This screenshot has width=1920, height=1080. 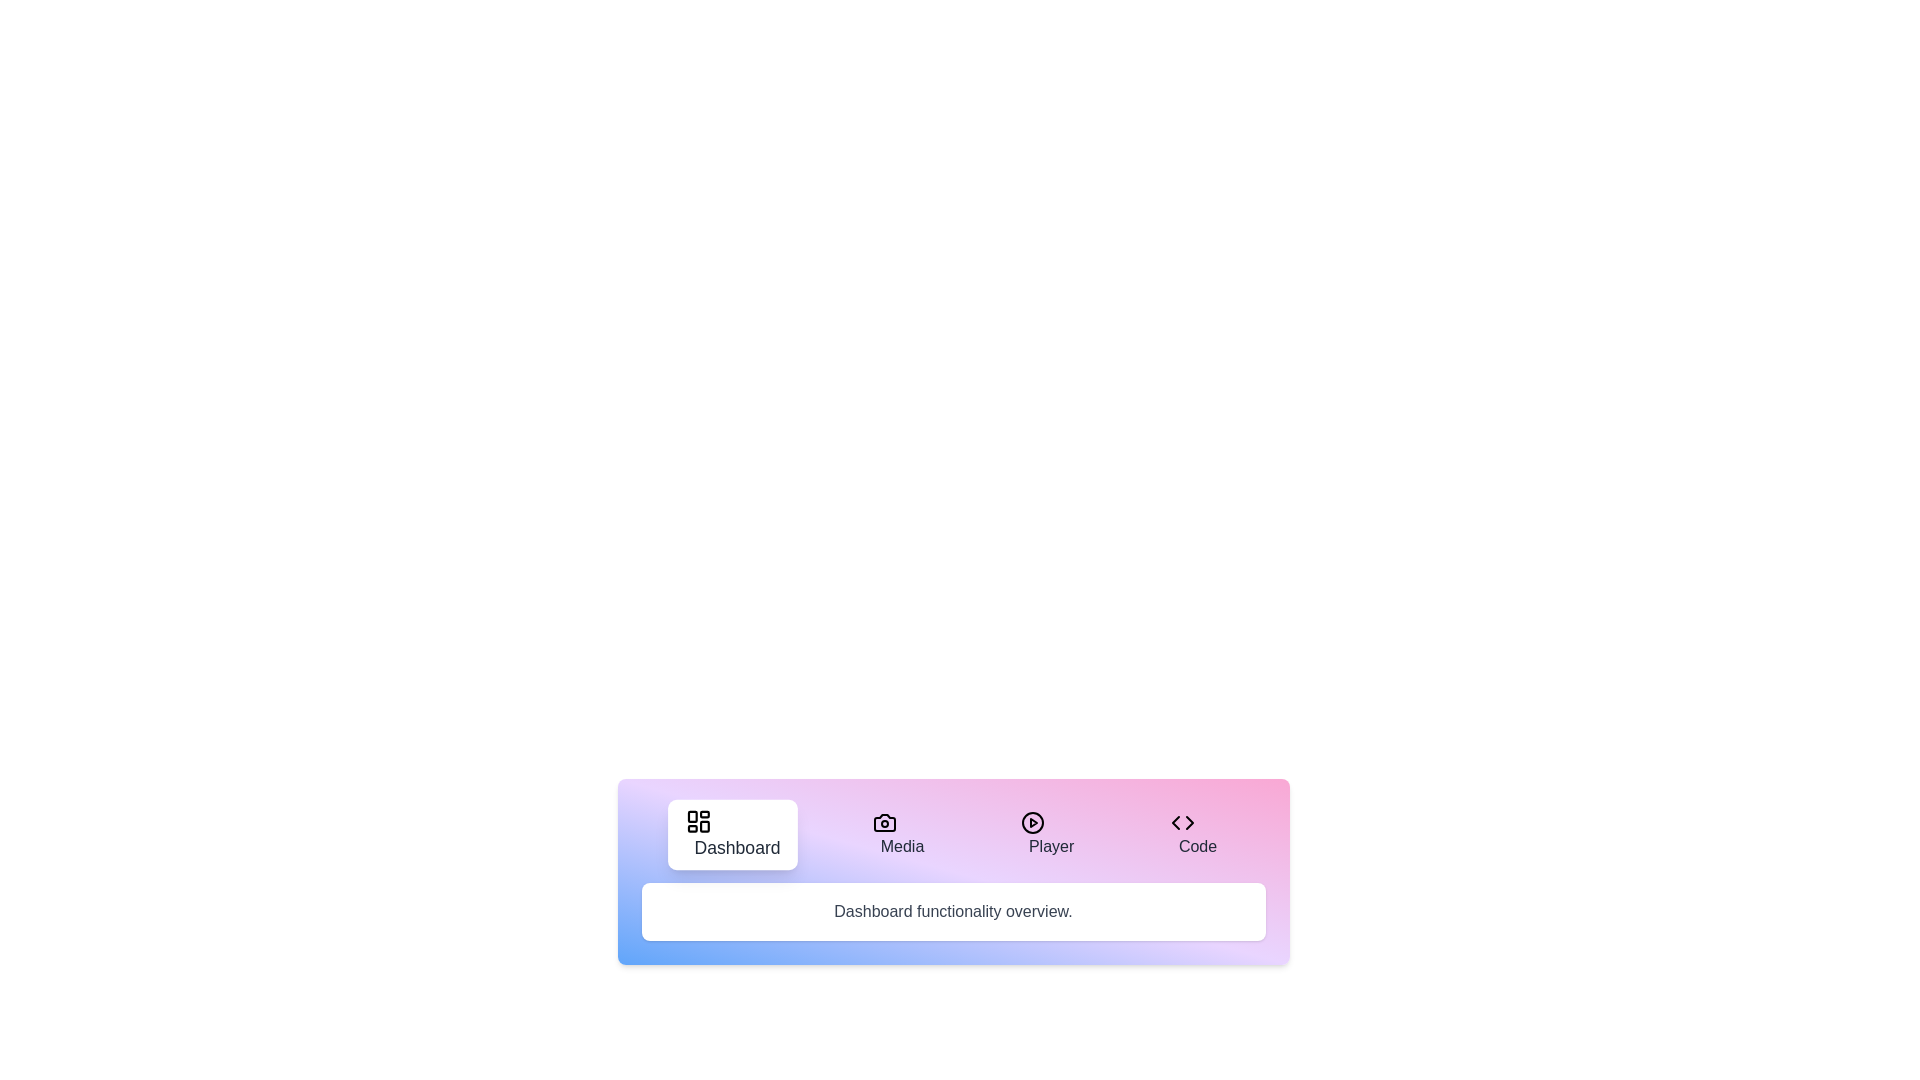 What do you see at coordinates (1194, 834) in the screenshot?
I see `the tab labeled Code` at bounding box center [1194, 834].